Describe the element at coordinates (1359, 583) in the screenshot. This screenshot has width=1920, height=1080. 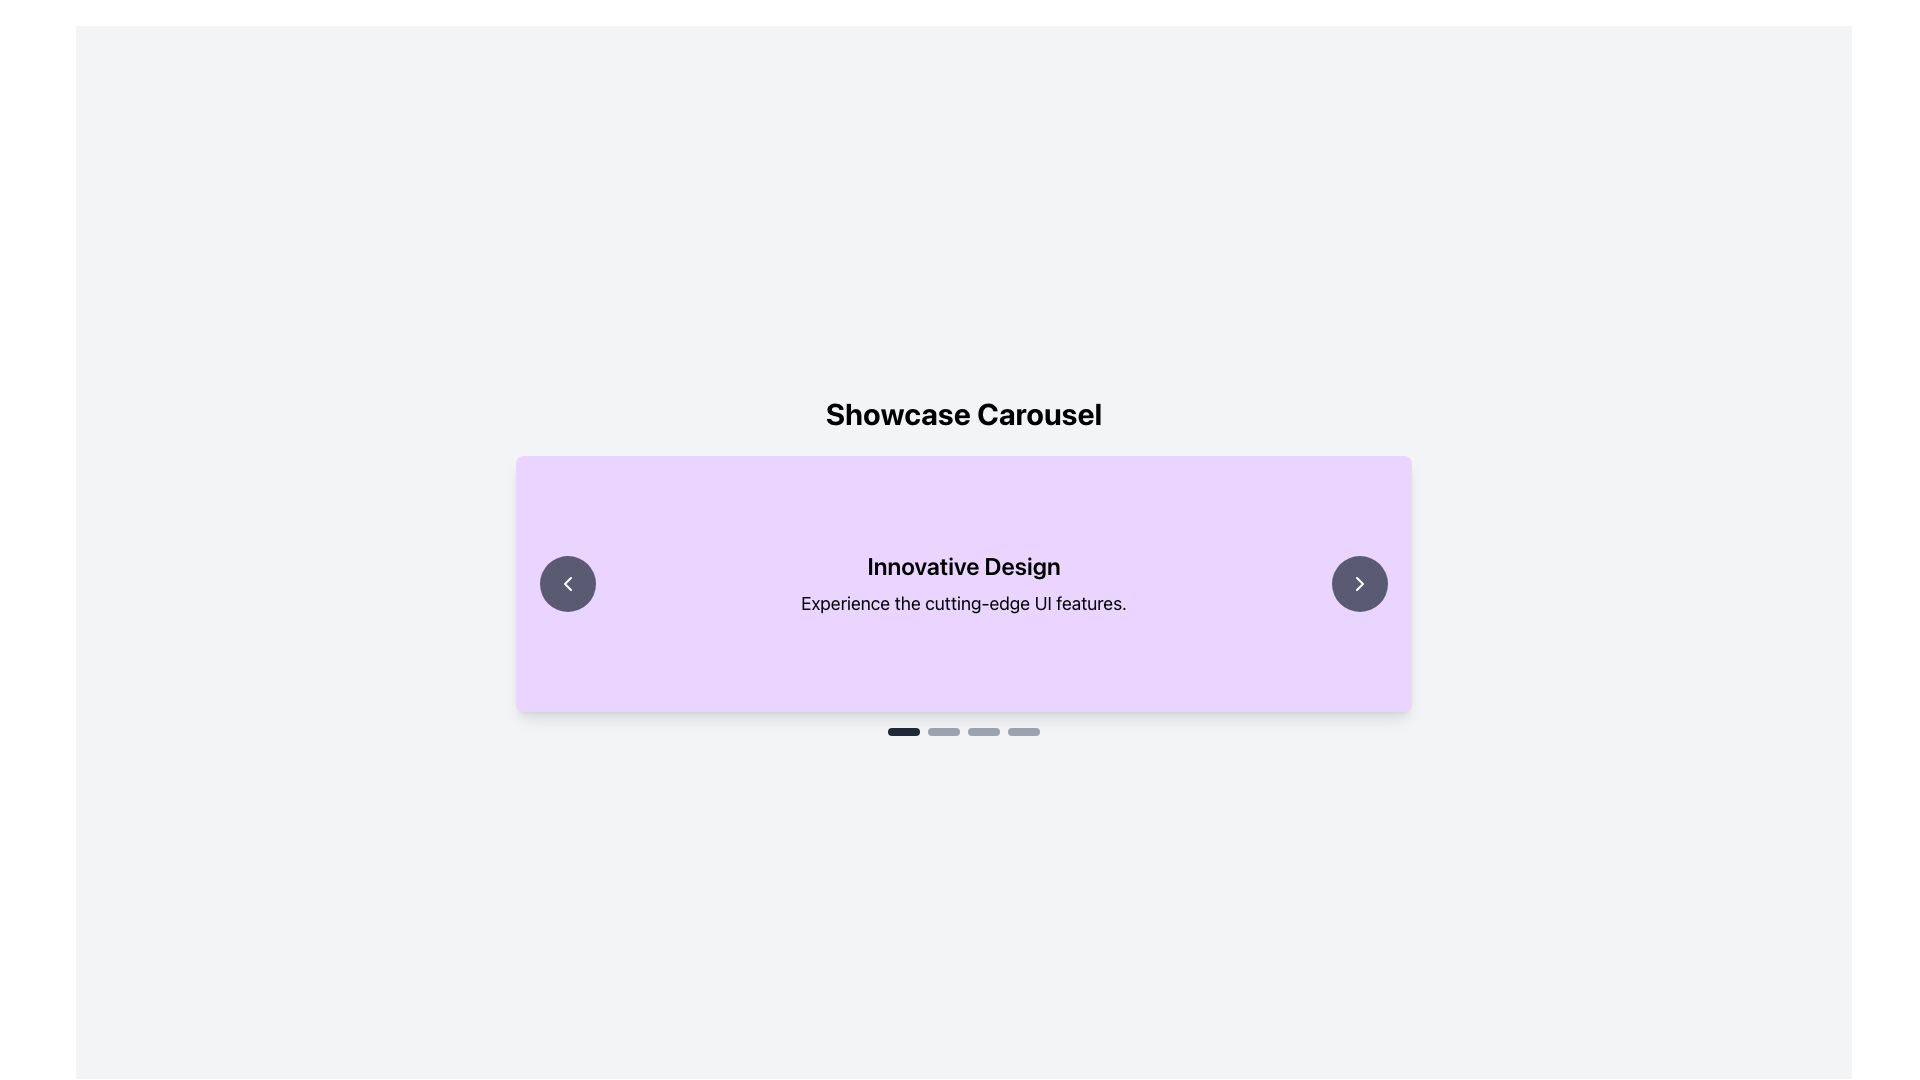
I see `the right circular button of the carousel interface` at that location.